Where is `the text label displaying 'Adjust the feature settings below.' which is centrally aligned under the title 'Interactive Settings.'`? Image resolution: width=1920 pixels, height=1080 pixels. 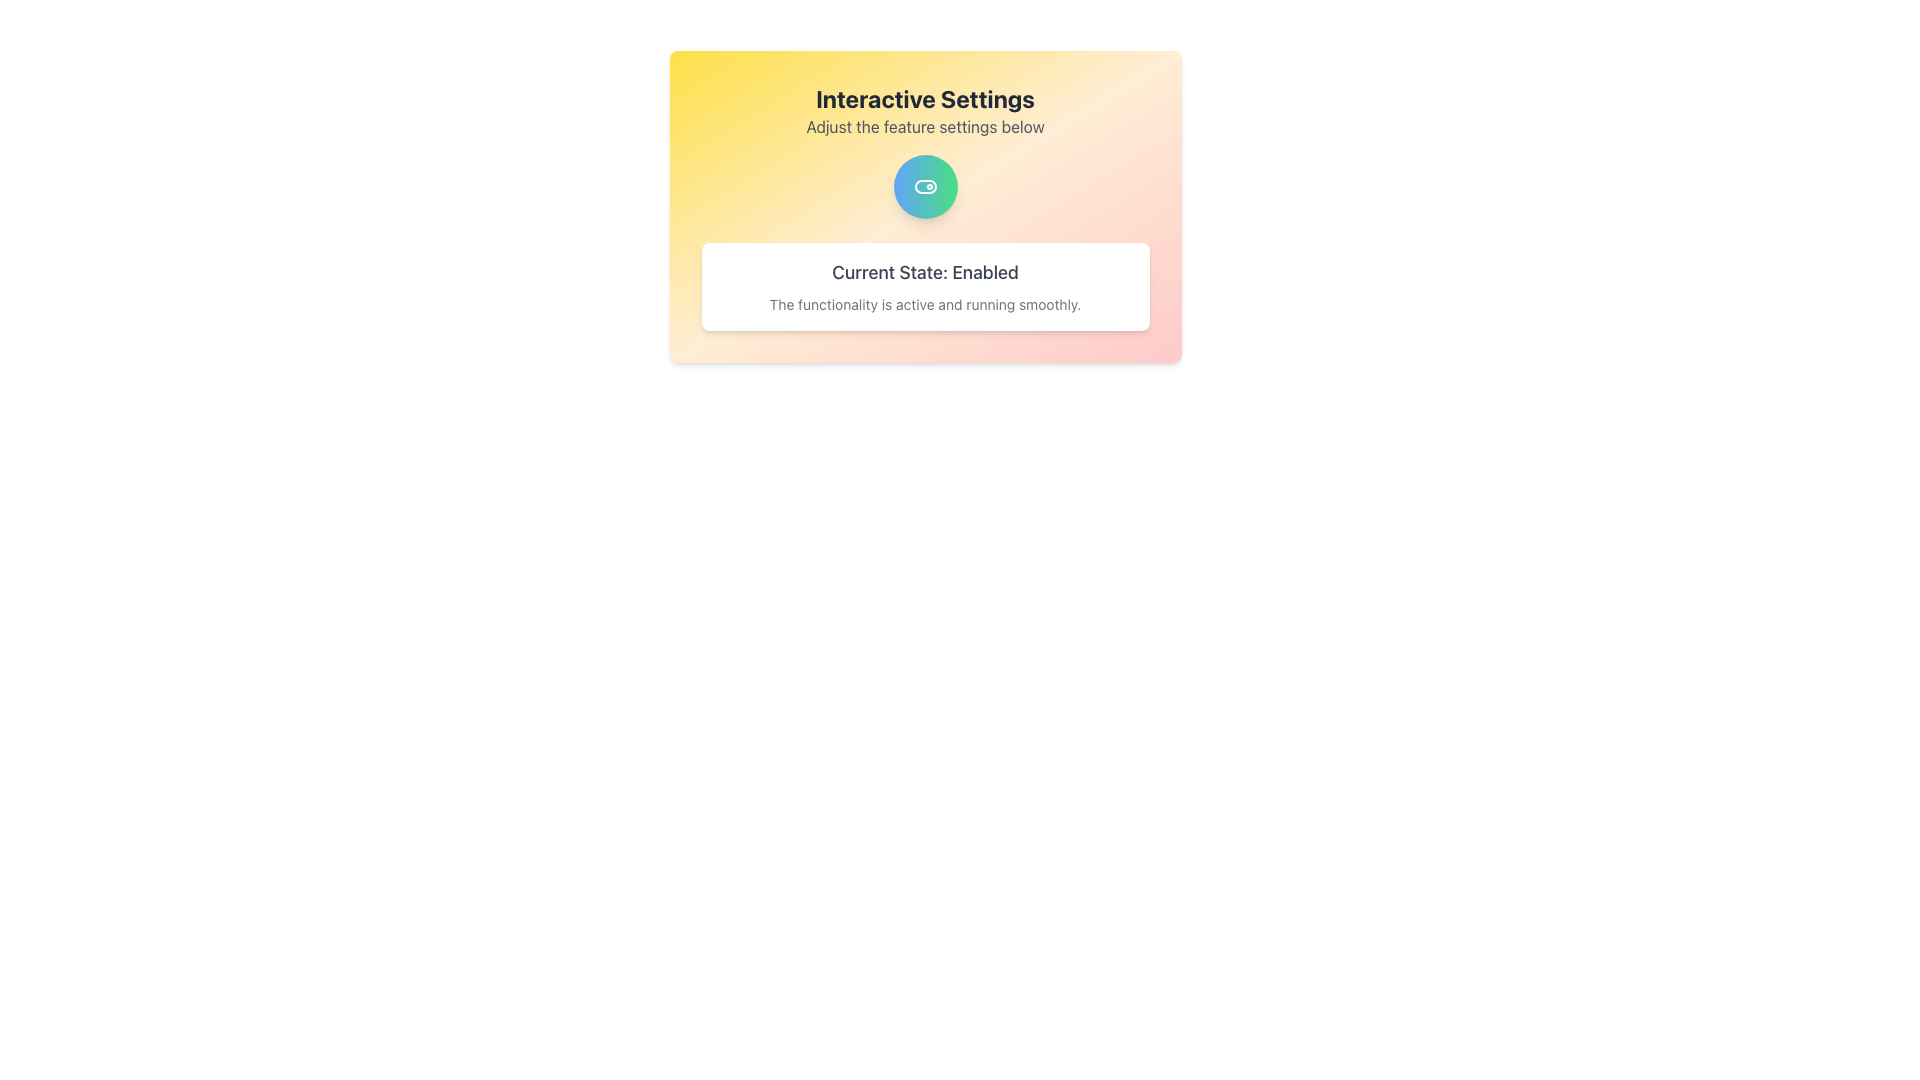 the text label displaying 'Adjust the feature settings below.' which is centrally aligned under the title 'Interactive Settings.' is located at coordinates (924, 127).